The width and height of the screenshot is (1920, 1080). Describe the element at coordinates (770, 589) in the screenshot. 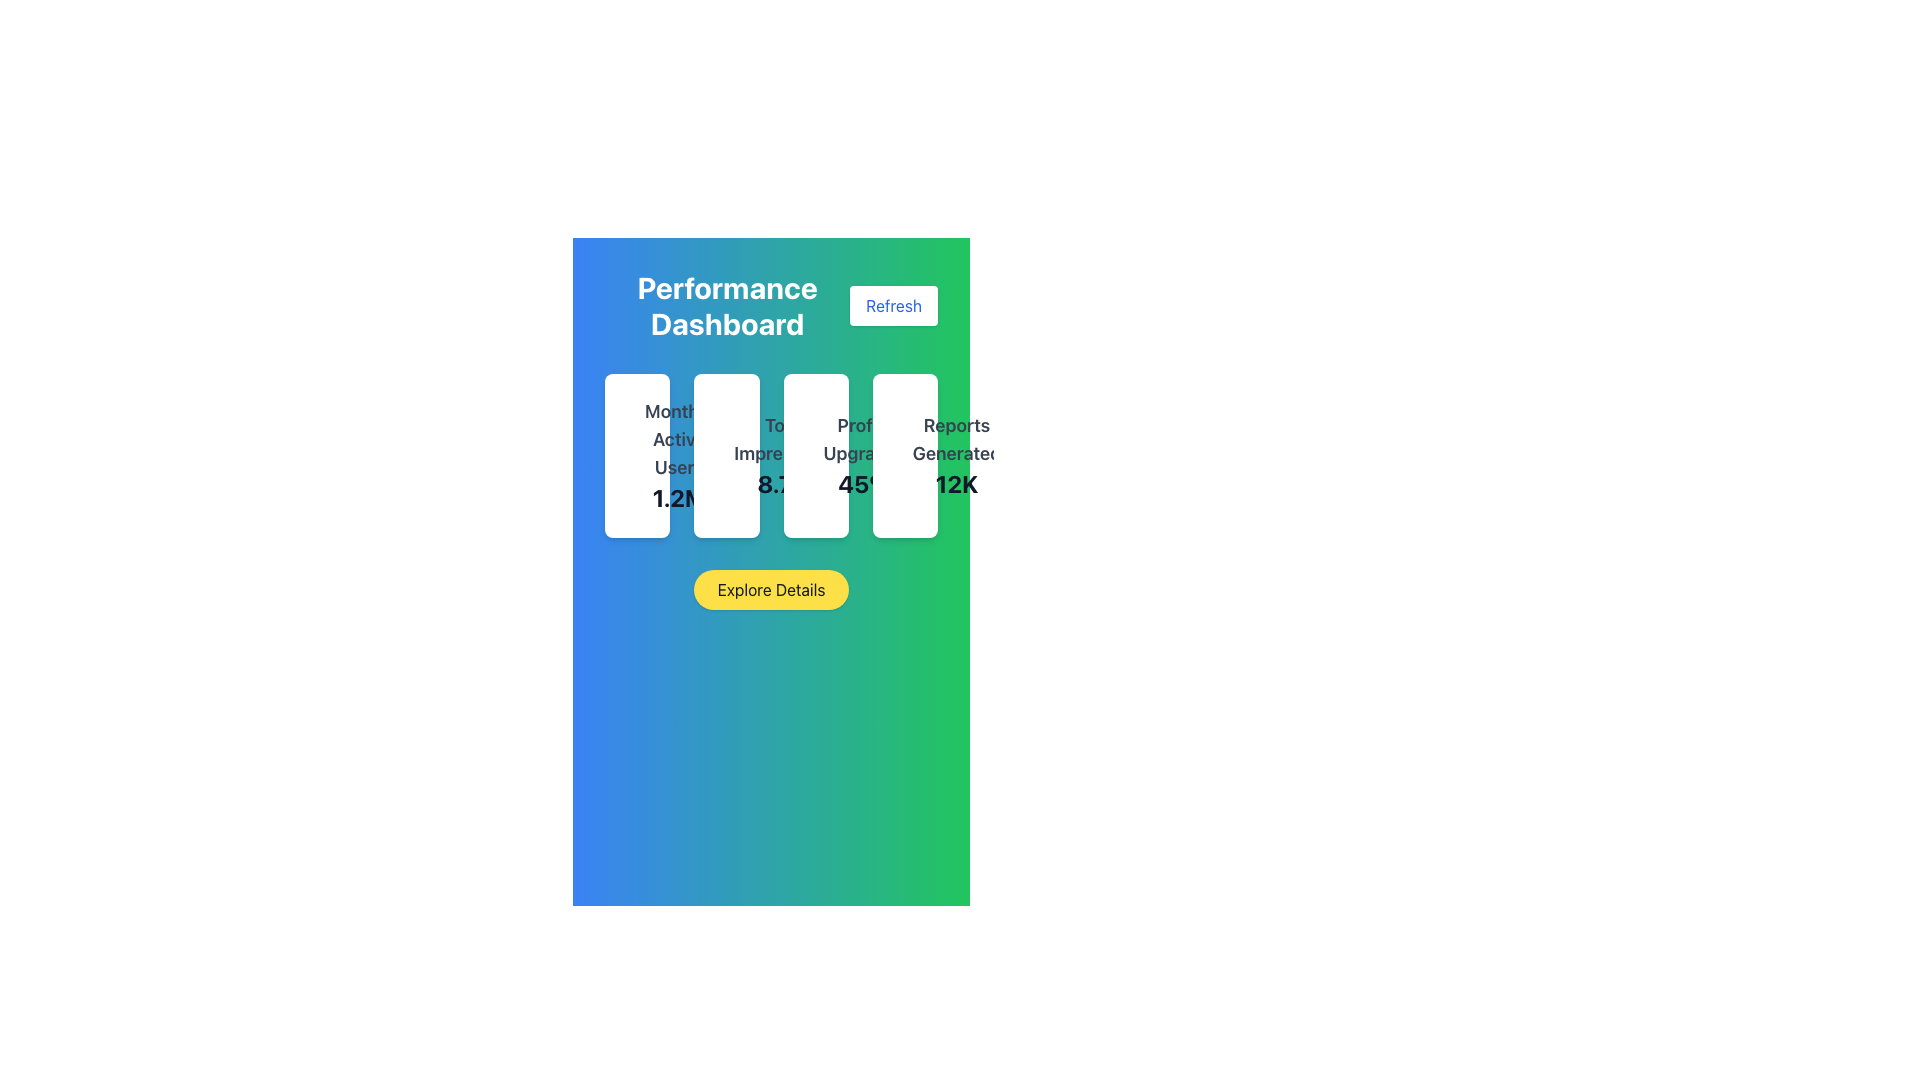

I see `the centrally located call-to-action button that enables users` at that location.